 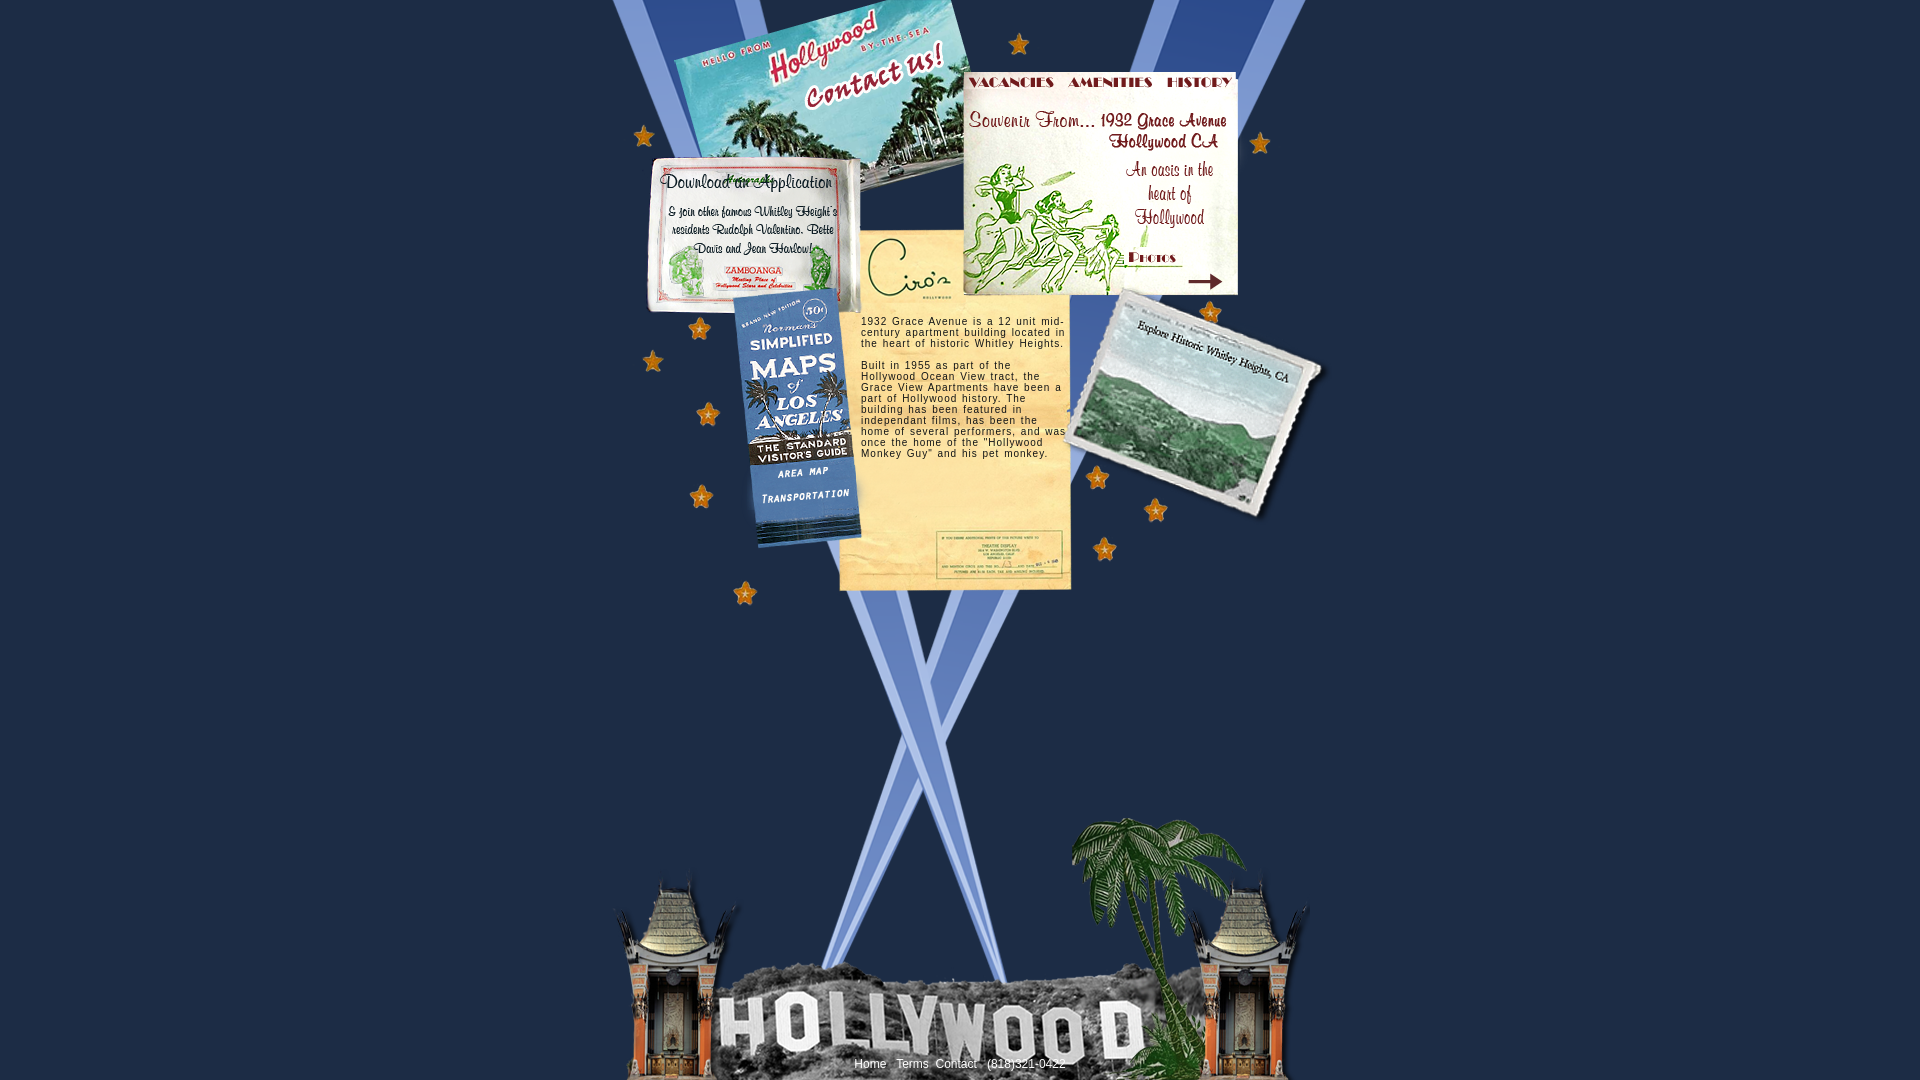 I want to click on 'Terms', so click(x=911, y=1063).